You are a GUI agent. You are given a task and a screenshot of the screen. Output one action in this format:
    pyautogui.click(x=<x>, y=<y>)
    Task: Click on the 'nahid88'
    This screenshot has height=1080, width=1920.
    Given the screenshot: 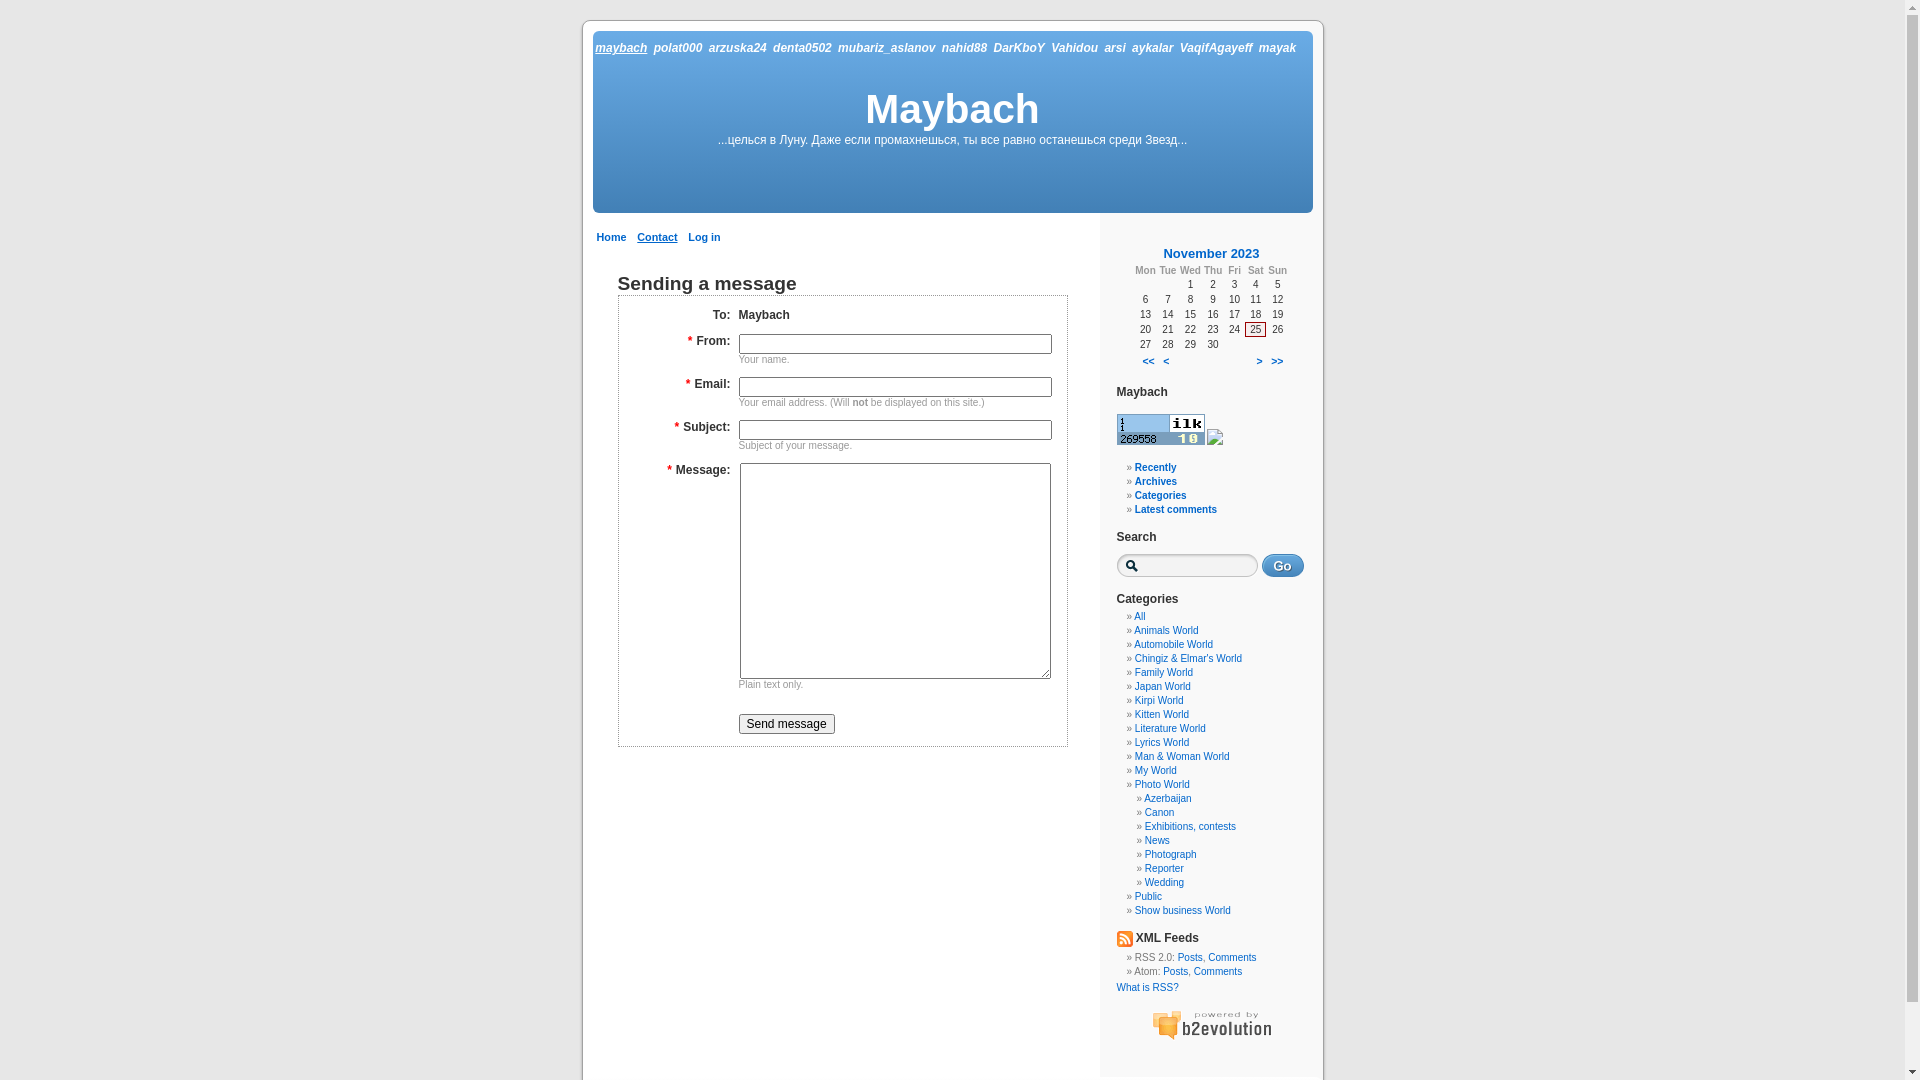 What is the action you would take?
    pyautogui.click(x=964, y=46)
    